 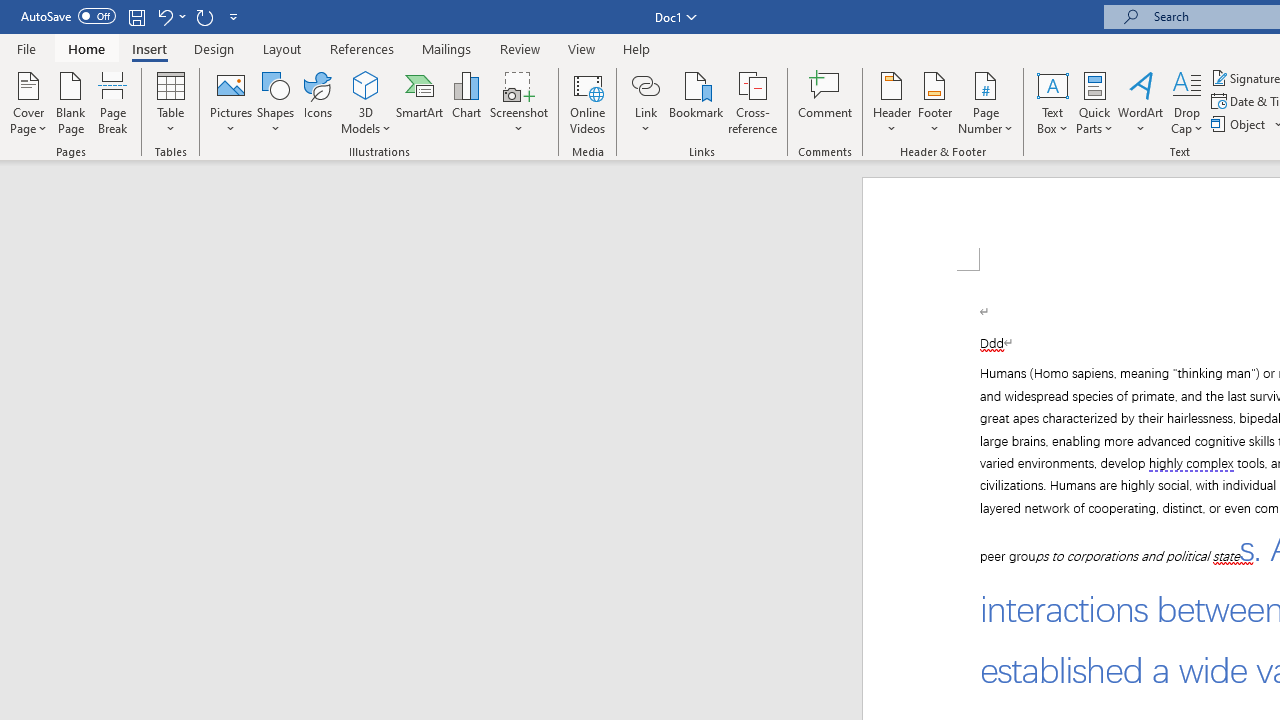 I want to click on 'Icons', so click(x=317, y=103).